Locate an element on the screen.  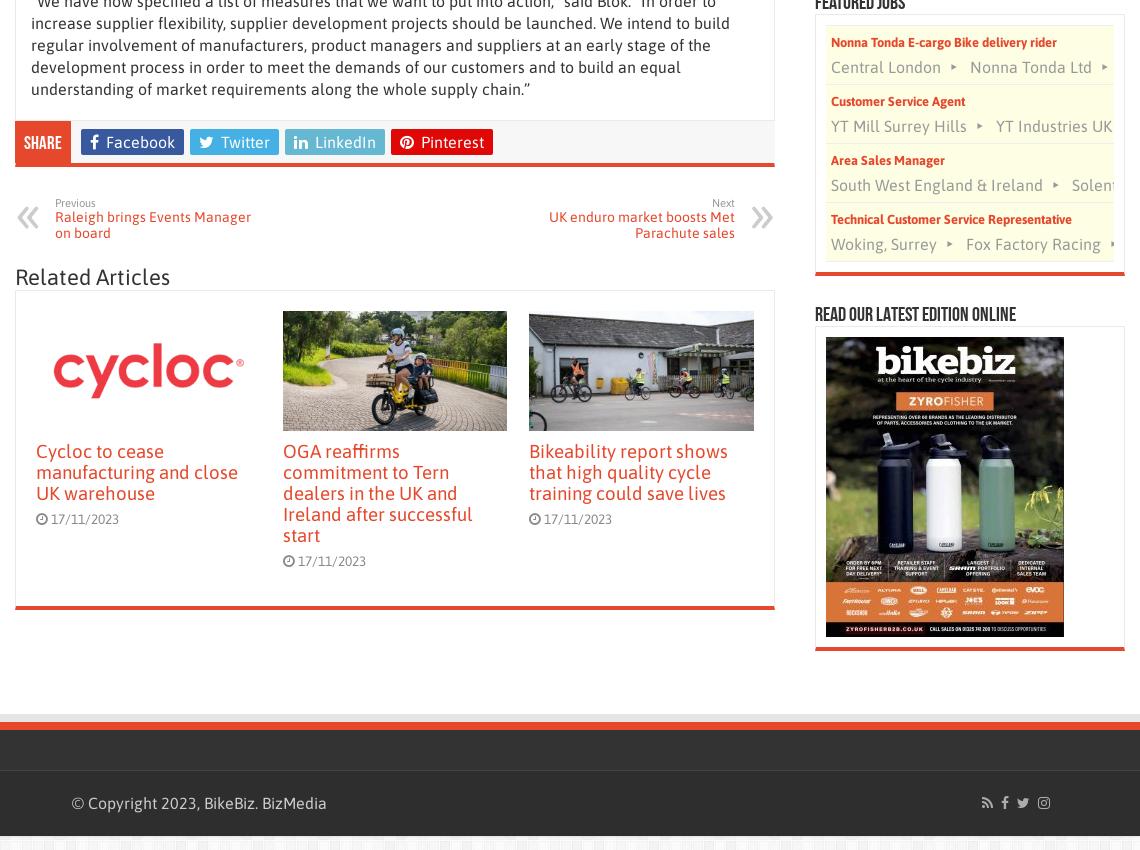
'Woking, Surrey' is located at coordinates (883, 244).